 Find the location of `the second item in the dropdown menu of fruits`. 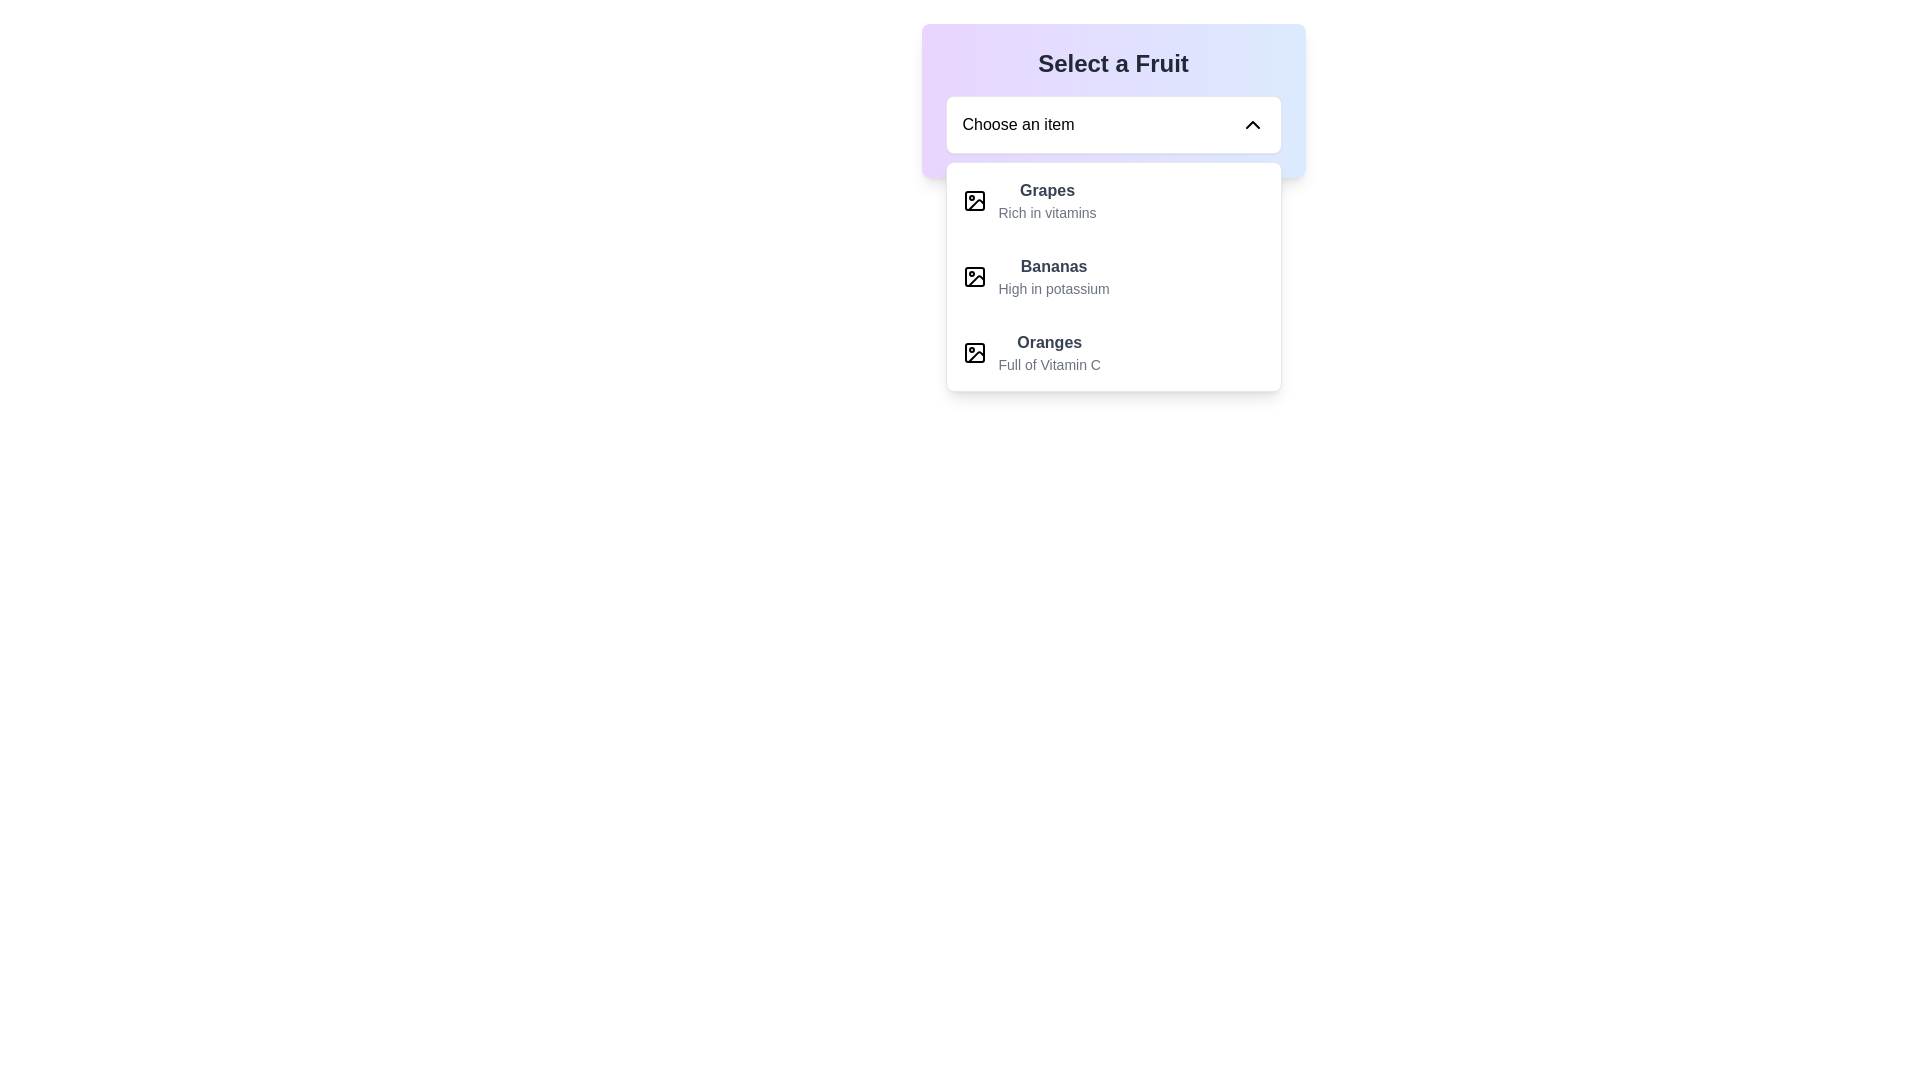

the second item in the dropdown menu of fruits is located at coordinates (1112, 277).